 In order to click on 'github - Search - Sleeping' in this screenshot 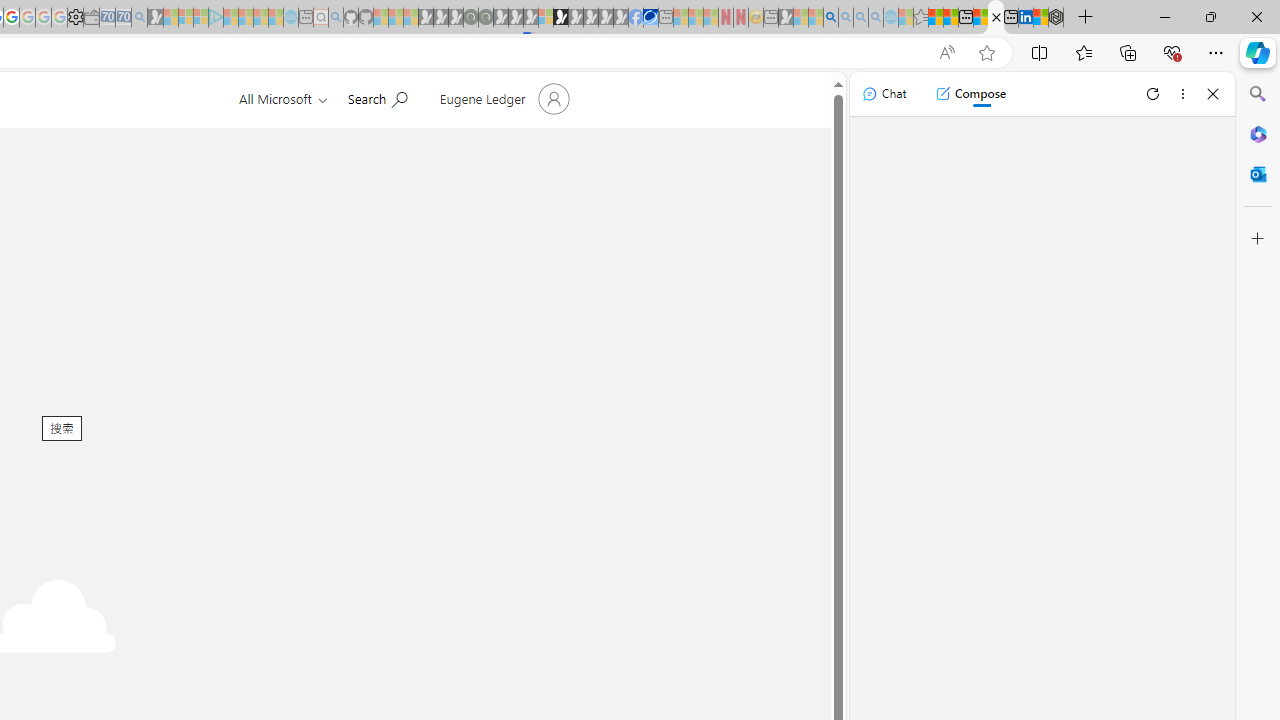, I will do `click(336, 17)`.